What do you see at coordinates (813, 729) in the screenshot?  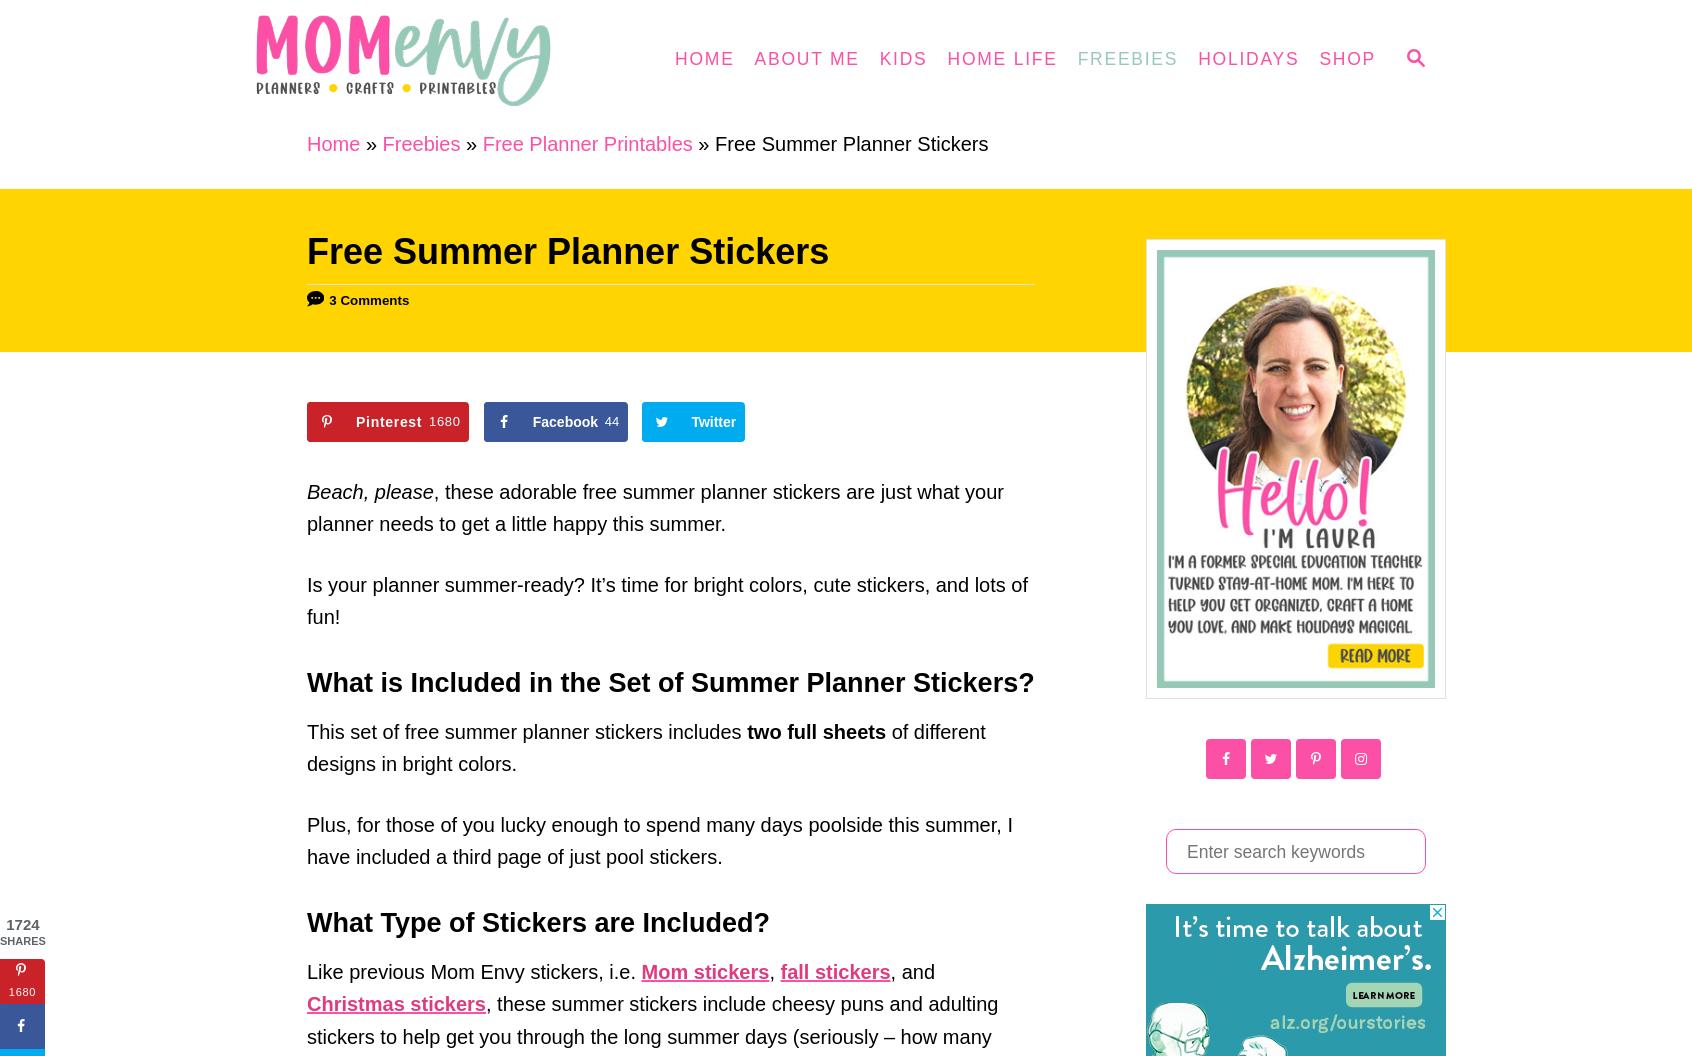 I see `'two full sheets'` at bounding box center [813, 729].